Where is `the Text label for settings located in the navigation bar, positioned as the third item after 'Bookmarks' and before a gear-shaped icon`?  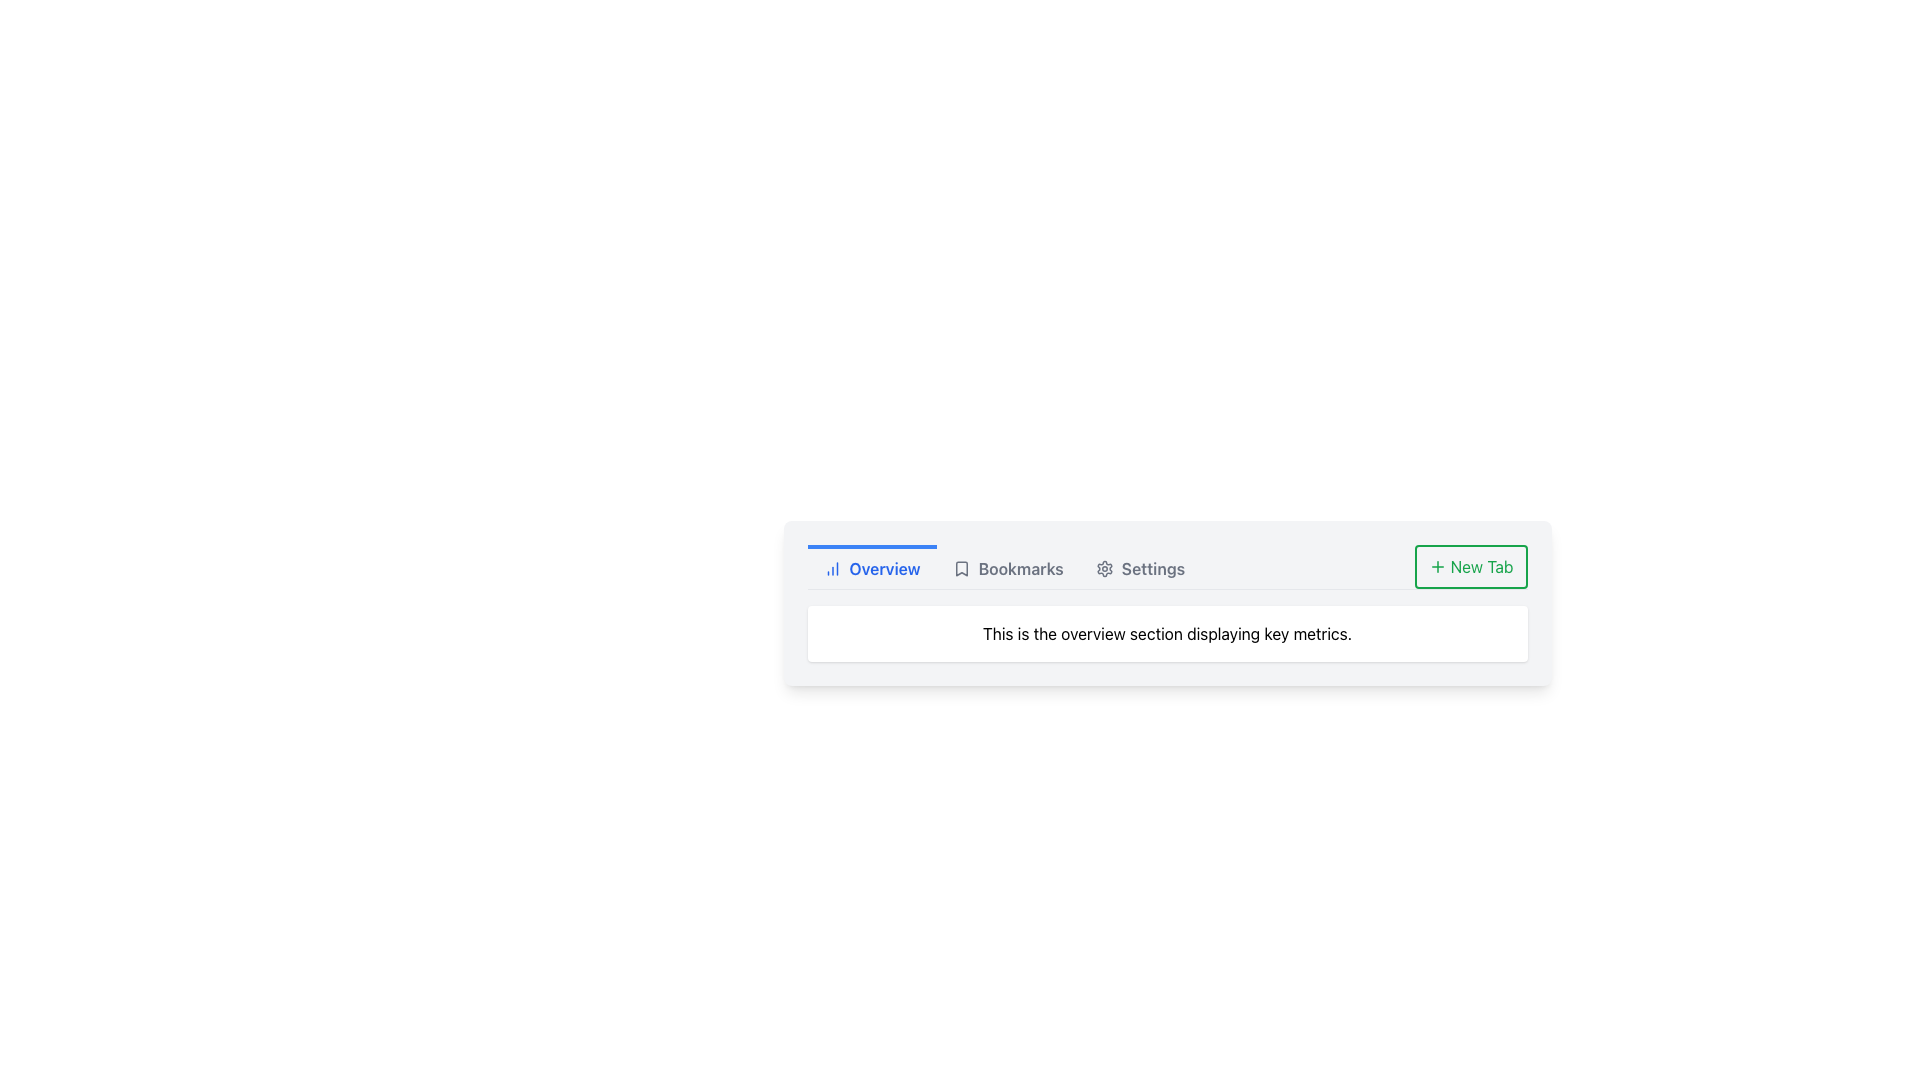 the Text label for settings located in the navigation bar, positioned as the third item after 'Bookmarks' and before a gear-shaped icon is located at coordinates (1153, 569).